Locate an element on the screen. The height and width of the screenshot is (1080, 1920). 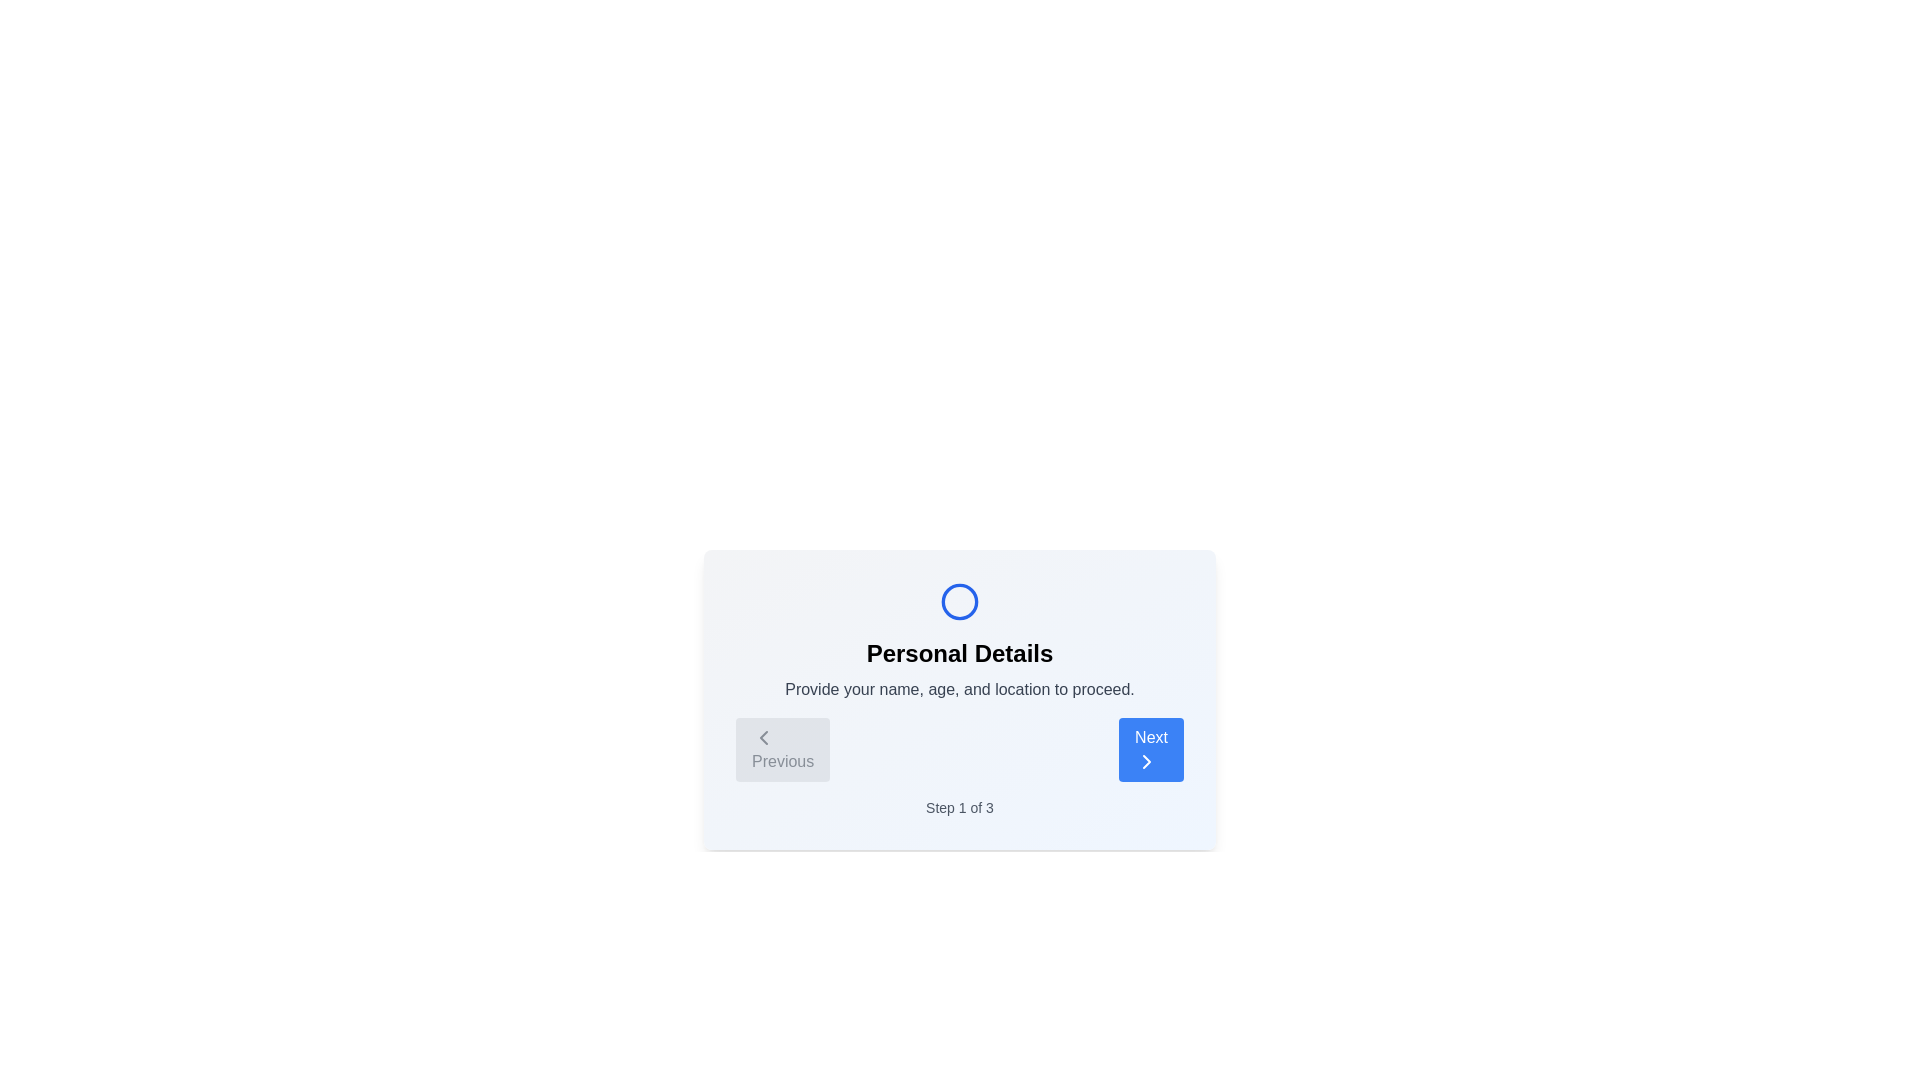
the 'Next' button to navigate to the next step is located at coordinates (1151, 749).